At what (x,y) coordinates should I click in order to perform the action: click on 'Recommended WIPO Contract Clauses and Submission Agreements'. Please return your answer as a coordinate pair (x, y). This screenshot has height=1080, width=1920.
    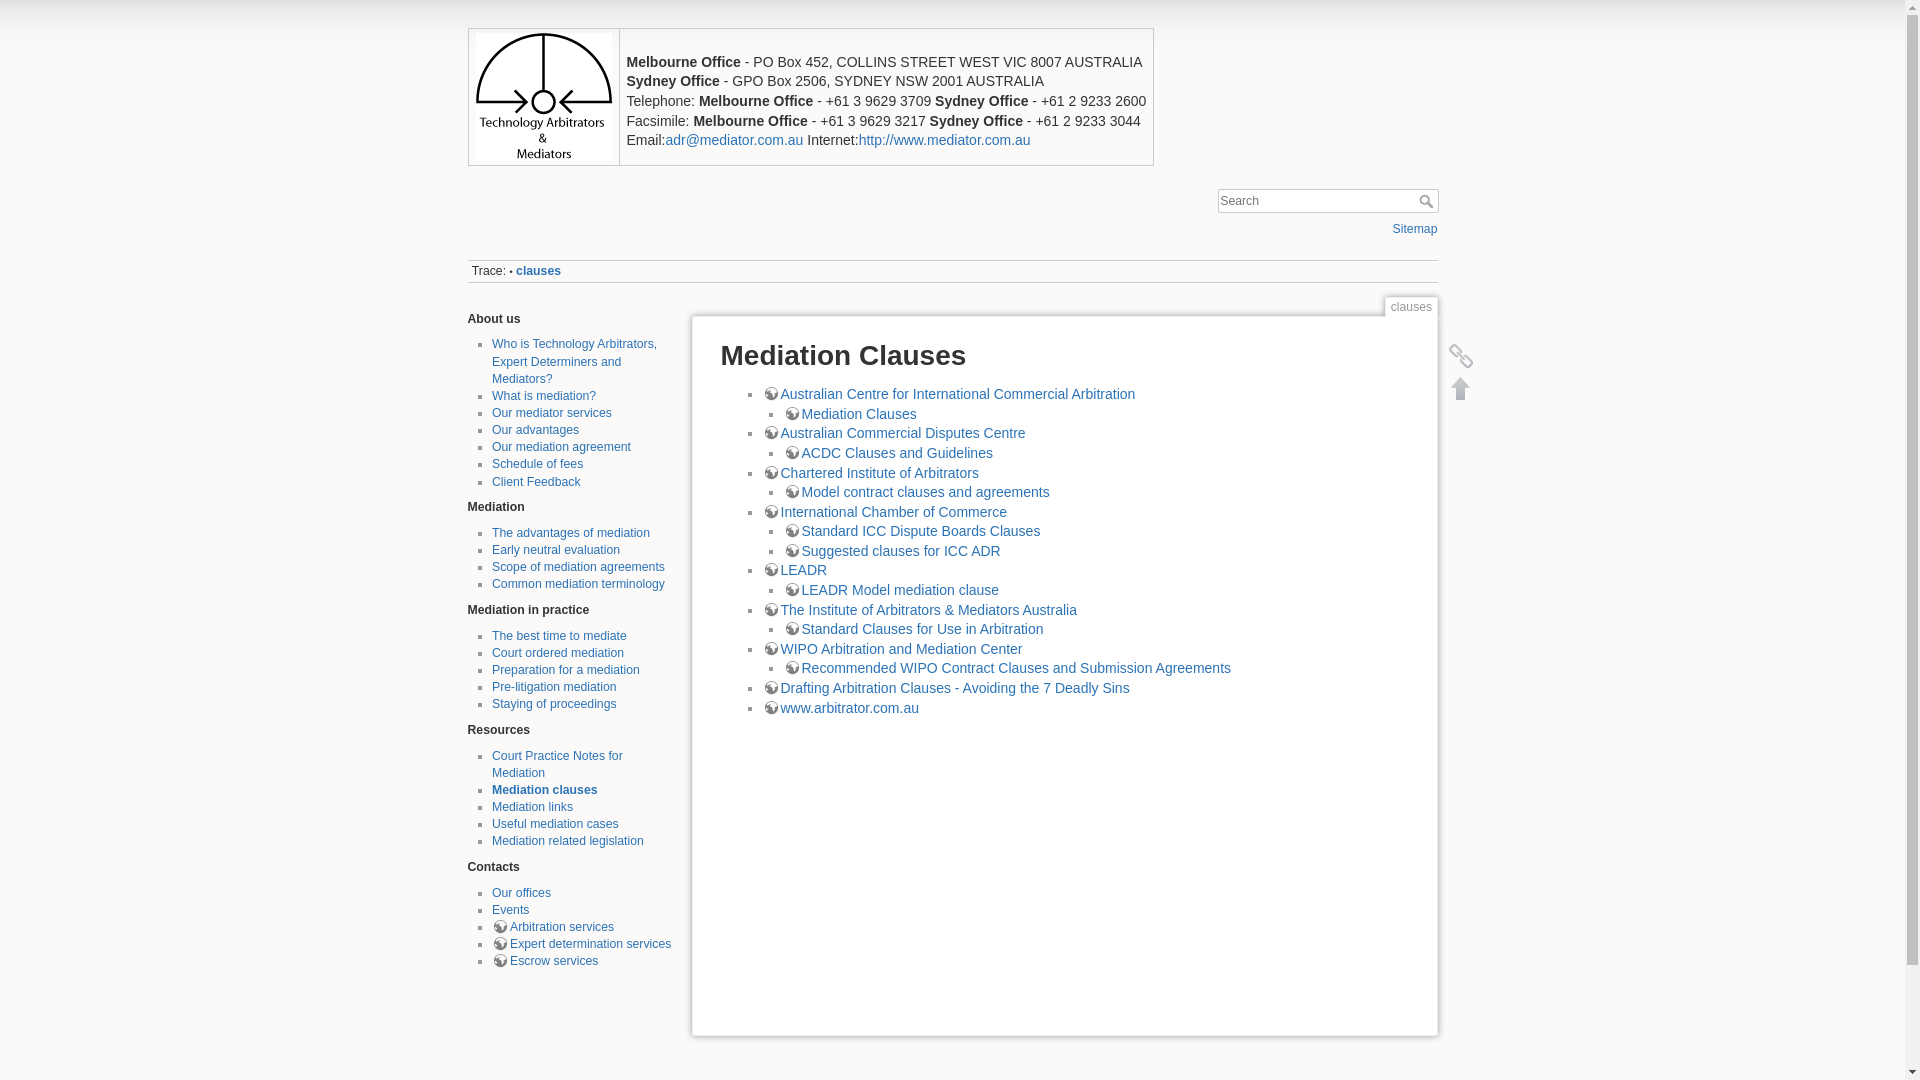
    Looking at the image, I should click on (1008, 667).